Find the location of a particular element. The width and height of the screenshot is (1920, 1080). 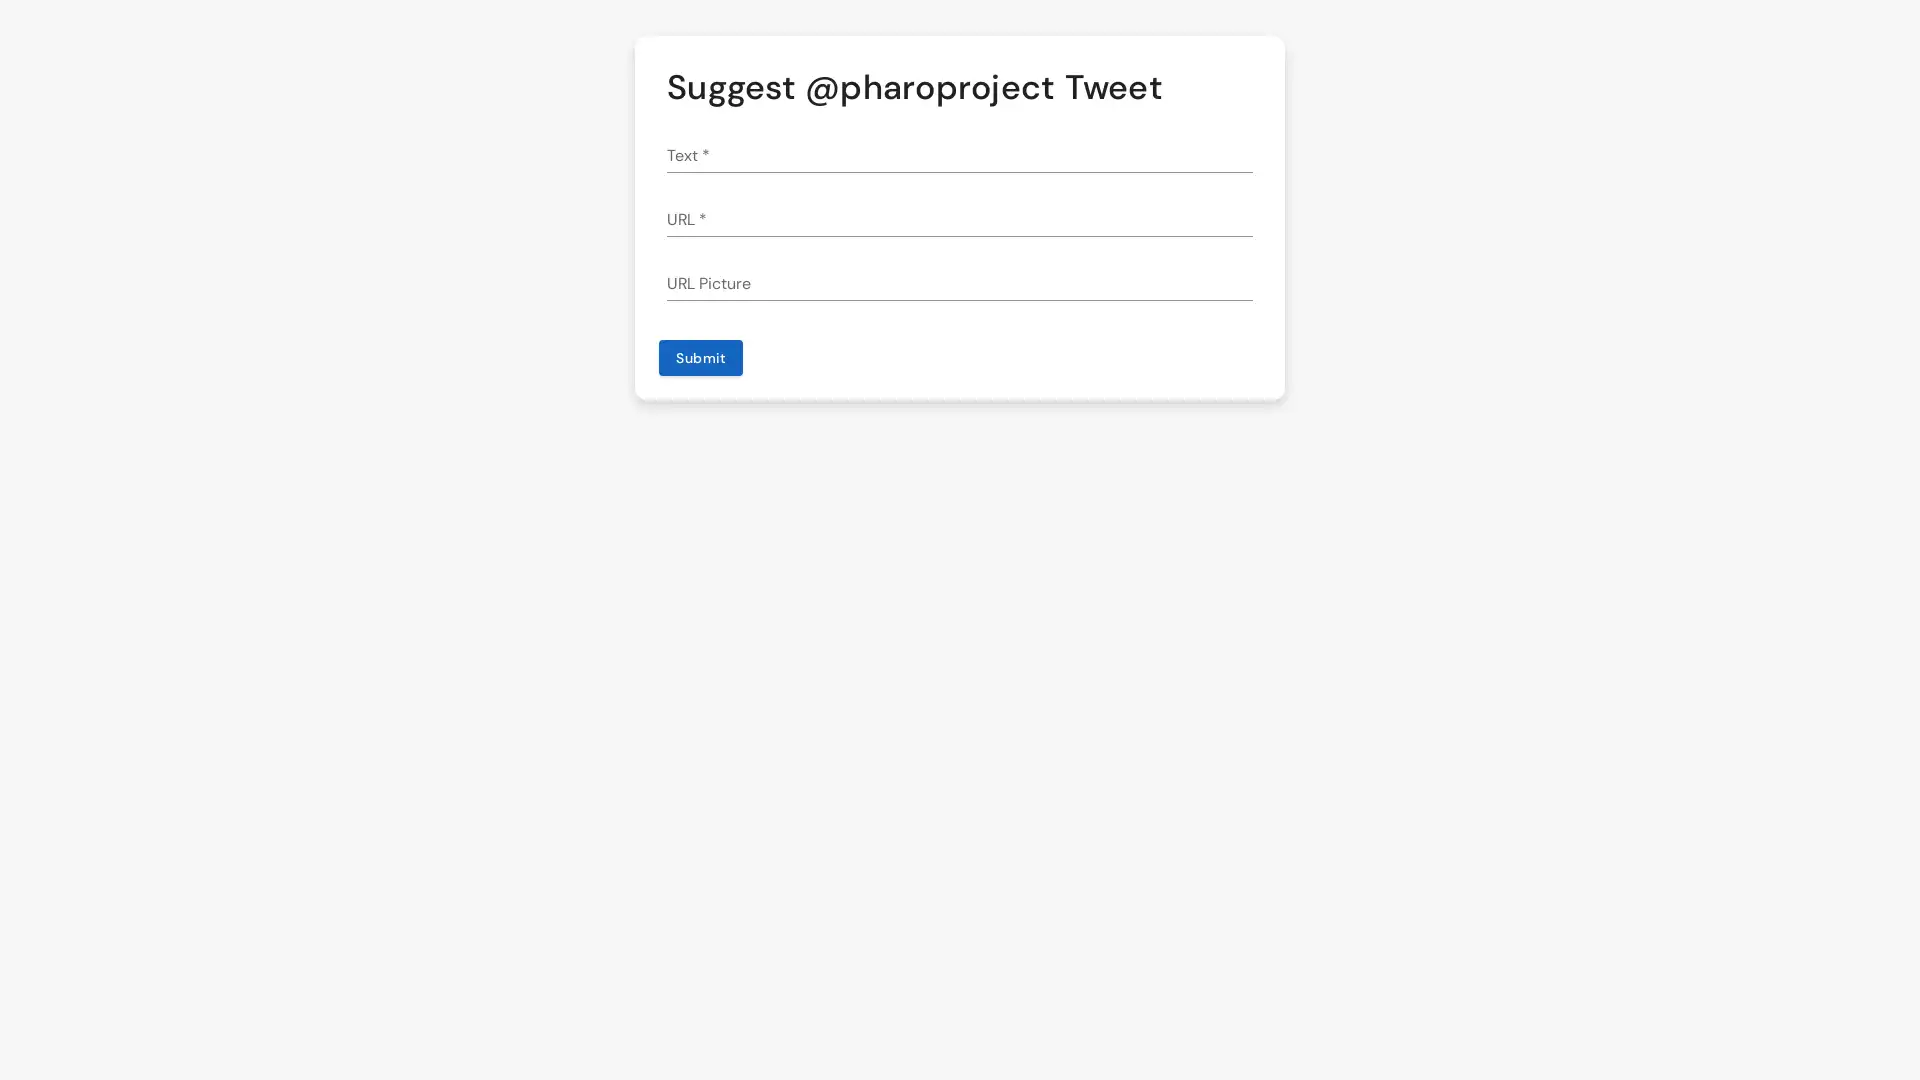

Submit is located at coordinates (700, 357).